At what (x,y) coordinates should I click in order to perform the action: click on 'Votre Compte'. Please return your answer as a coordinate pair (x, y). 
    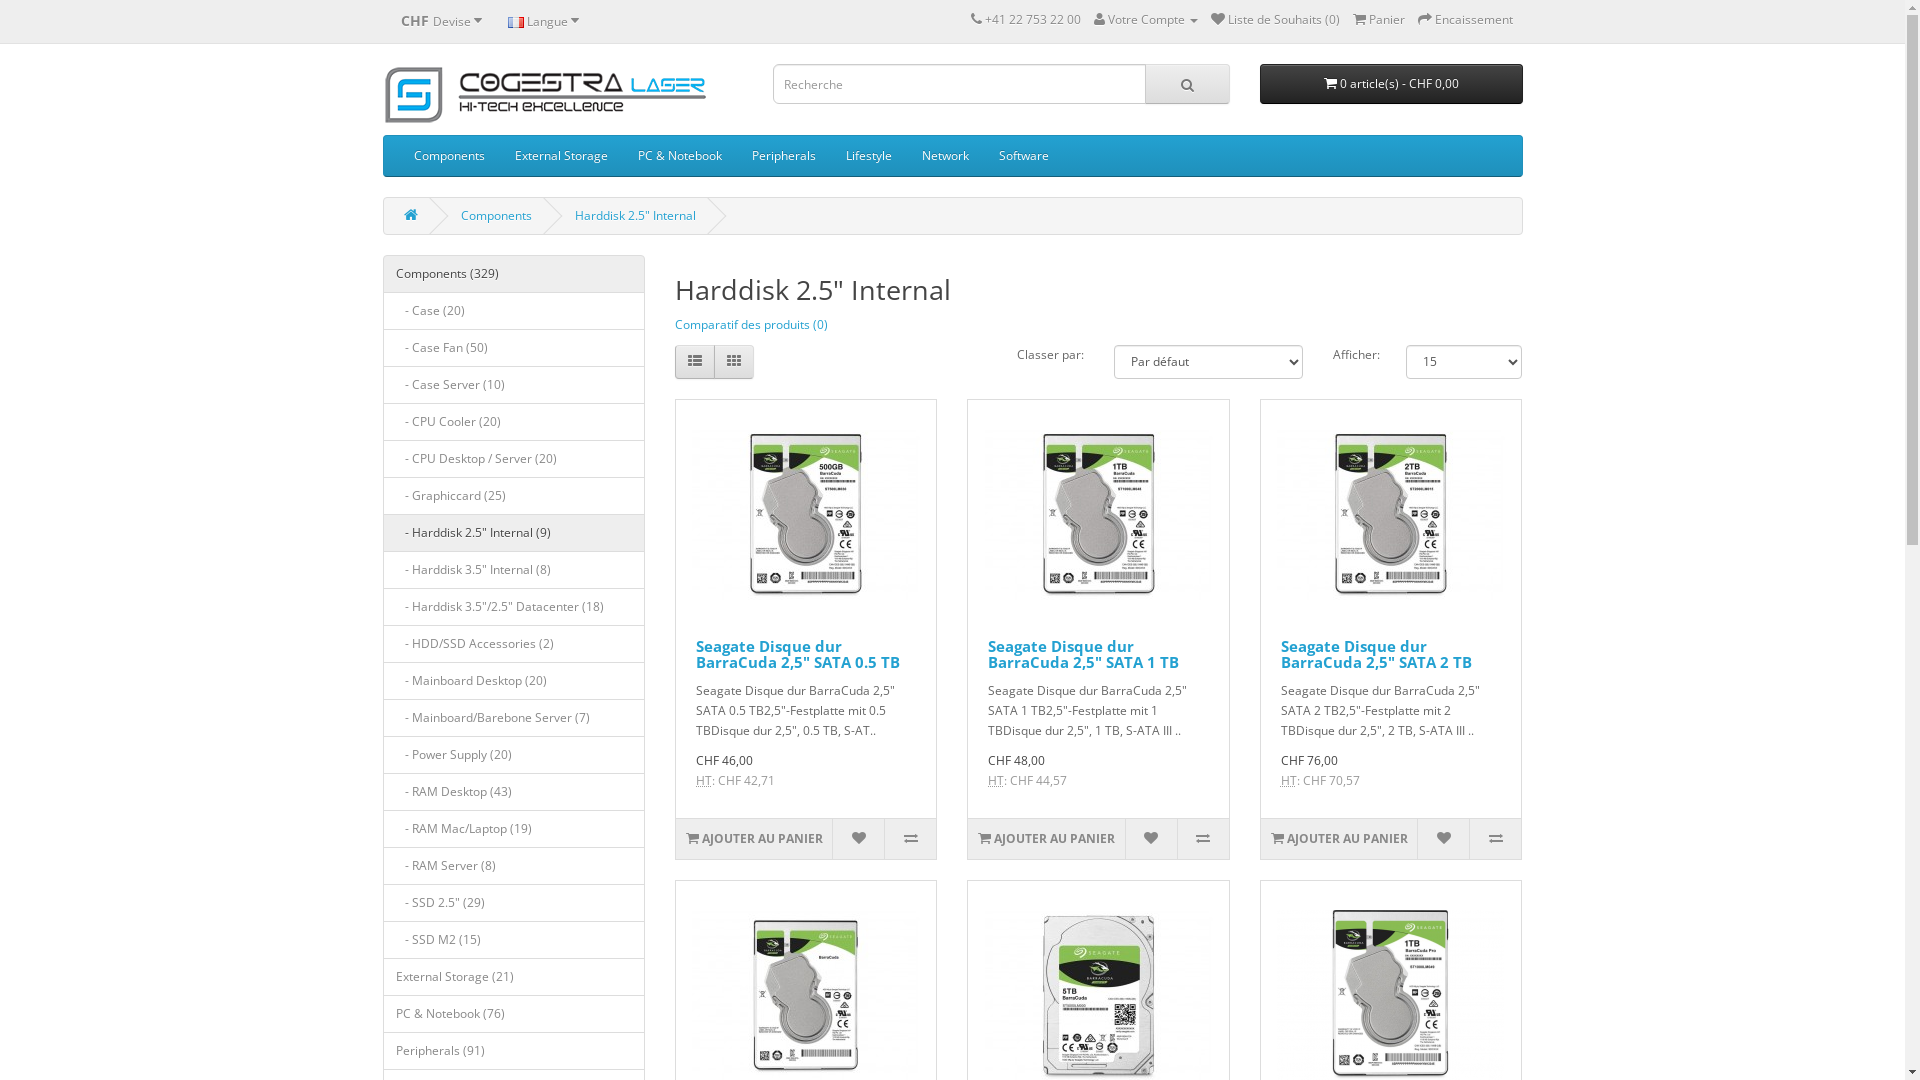
    Looking at the image, I should click on (1093, 19).